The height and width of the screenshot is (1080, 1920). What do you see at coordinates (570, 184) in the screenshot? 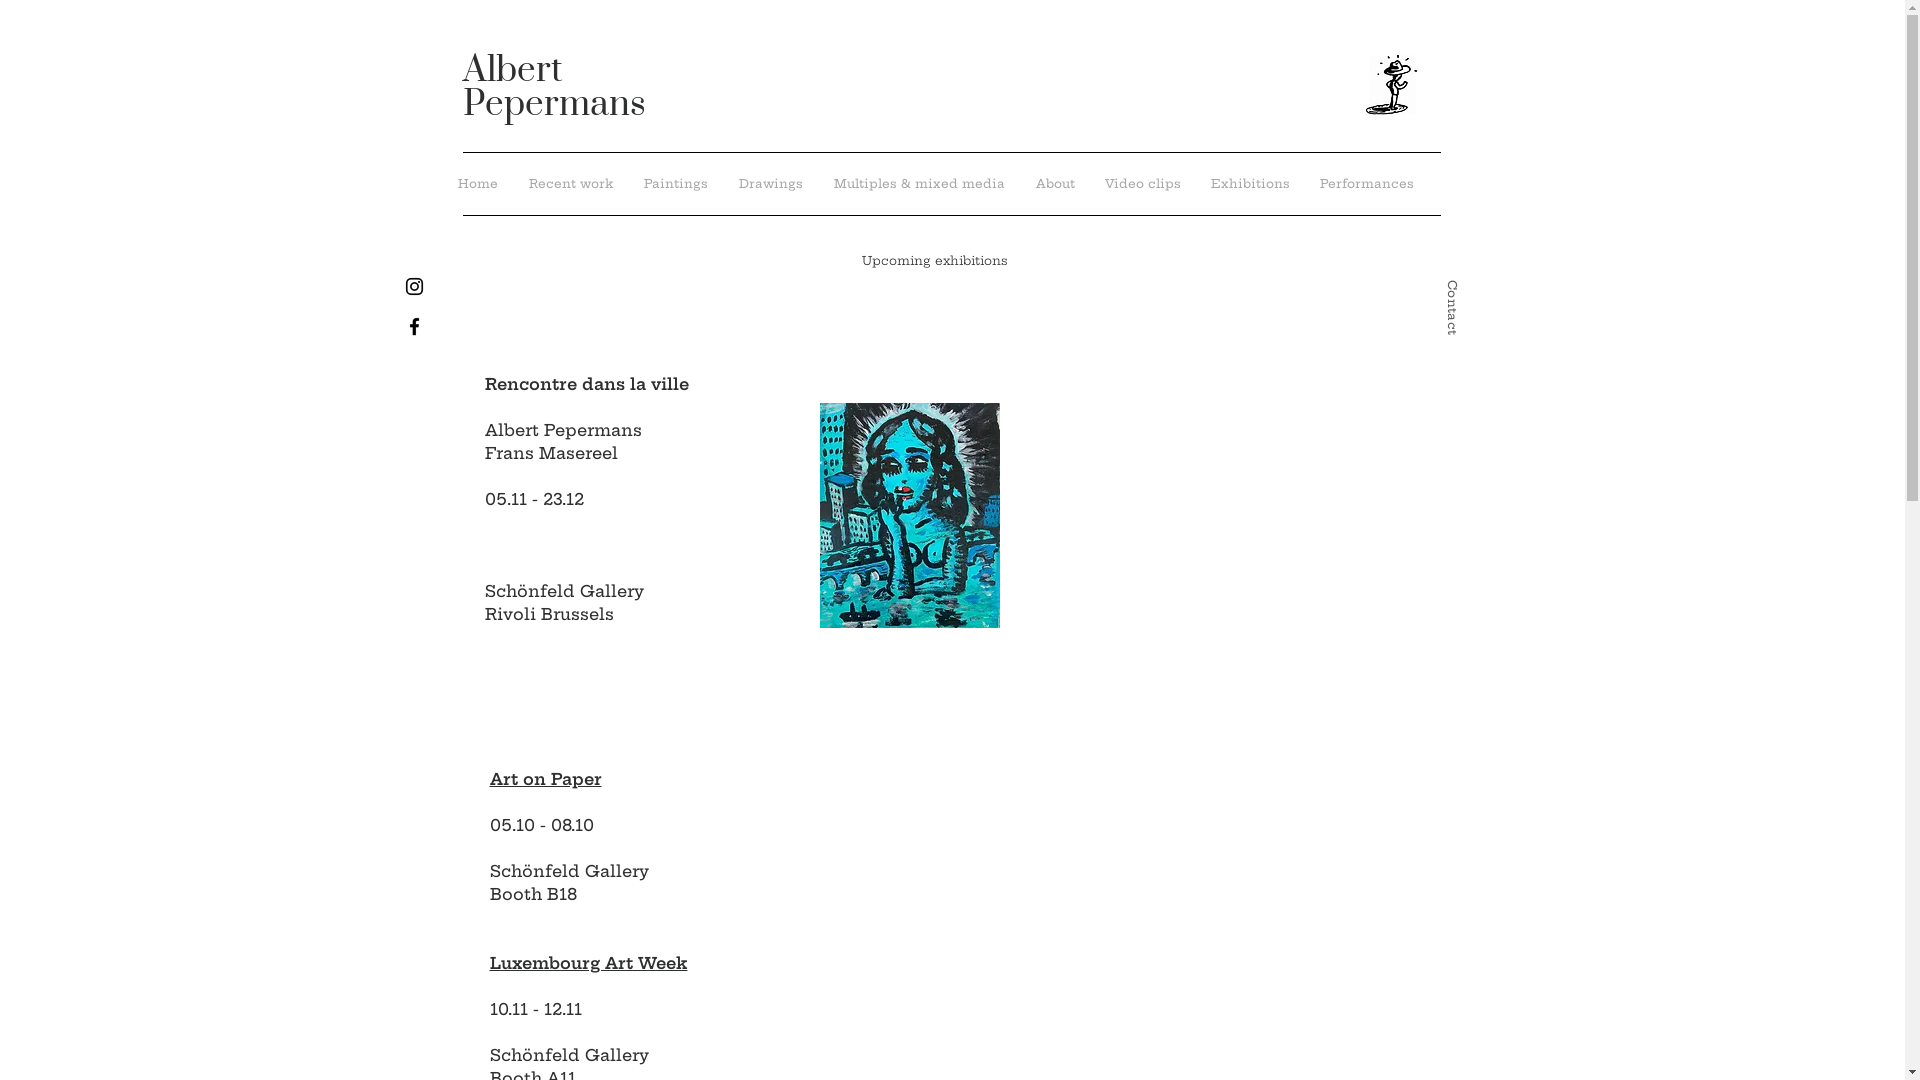
I see `'Recent work'` at bounding box center [570, 184].